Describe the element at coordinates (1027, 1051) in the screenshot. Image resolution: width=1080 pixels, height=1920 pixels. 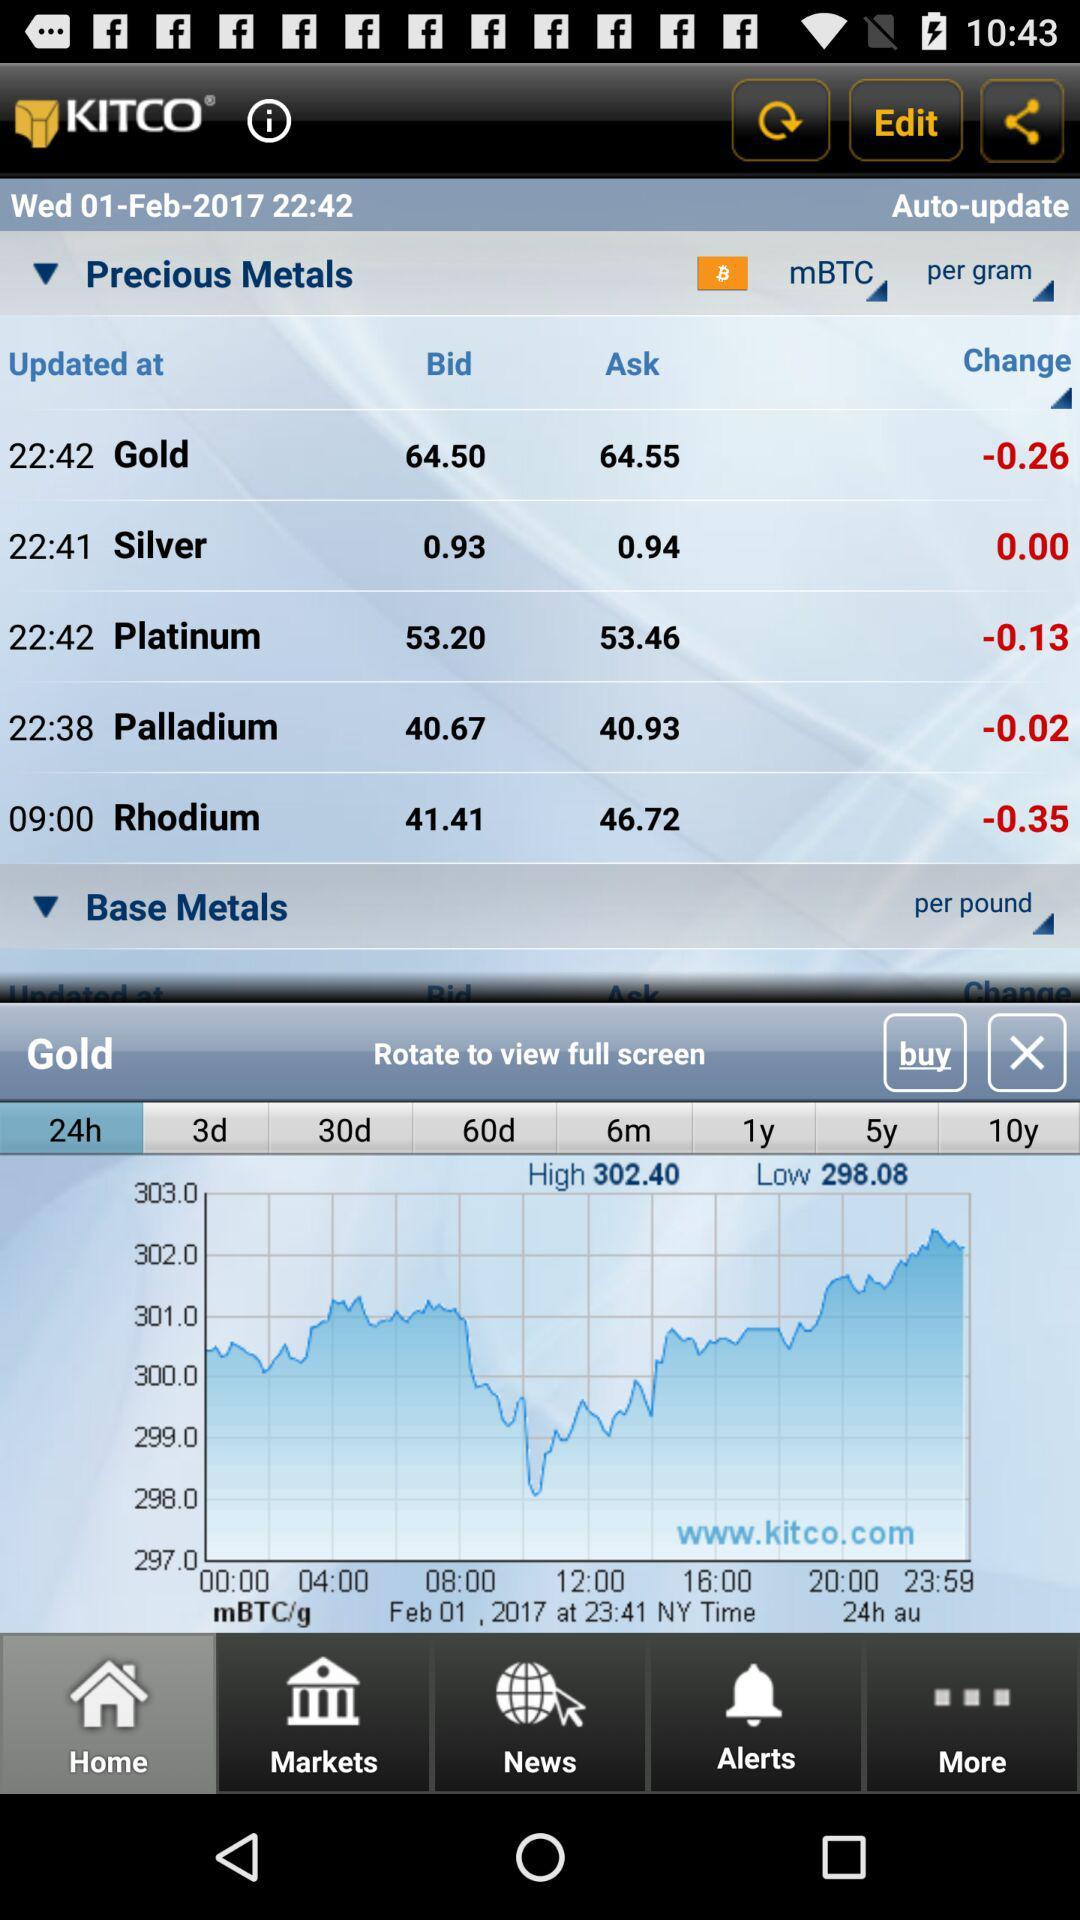
I see `delete window` at that location.